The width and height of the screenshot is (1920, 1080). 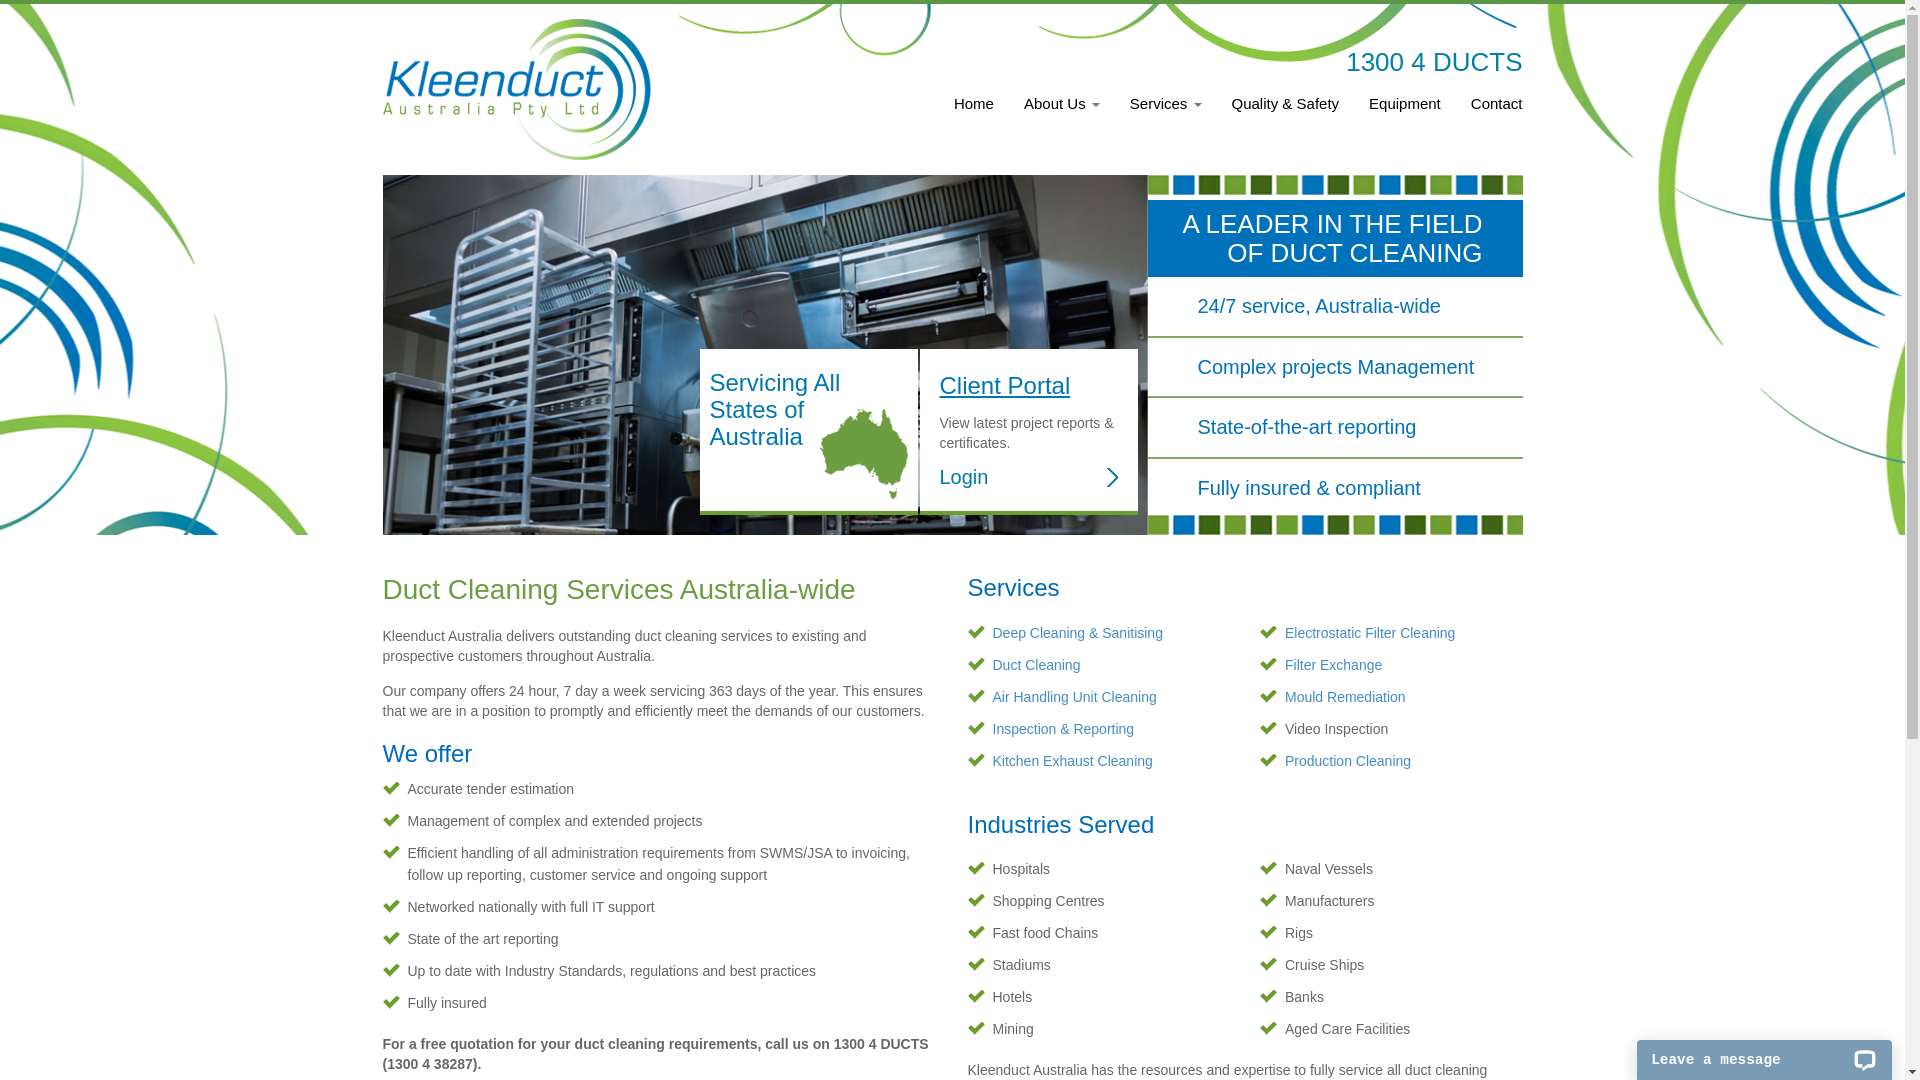 What do you see at coordinates (1060, 114) in the screenshot?
I see `'About Us'` at bounding box center [1060, 114].